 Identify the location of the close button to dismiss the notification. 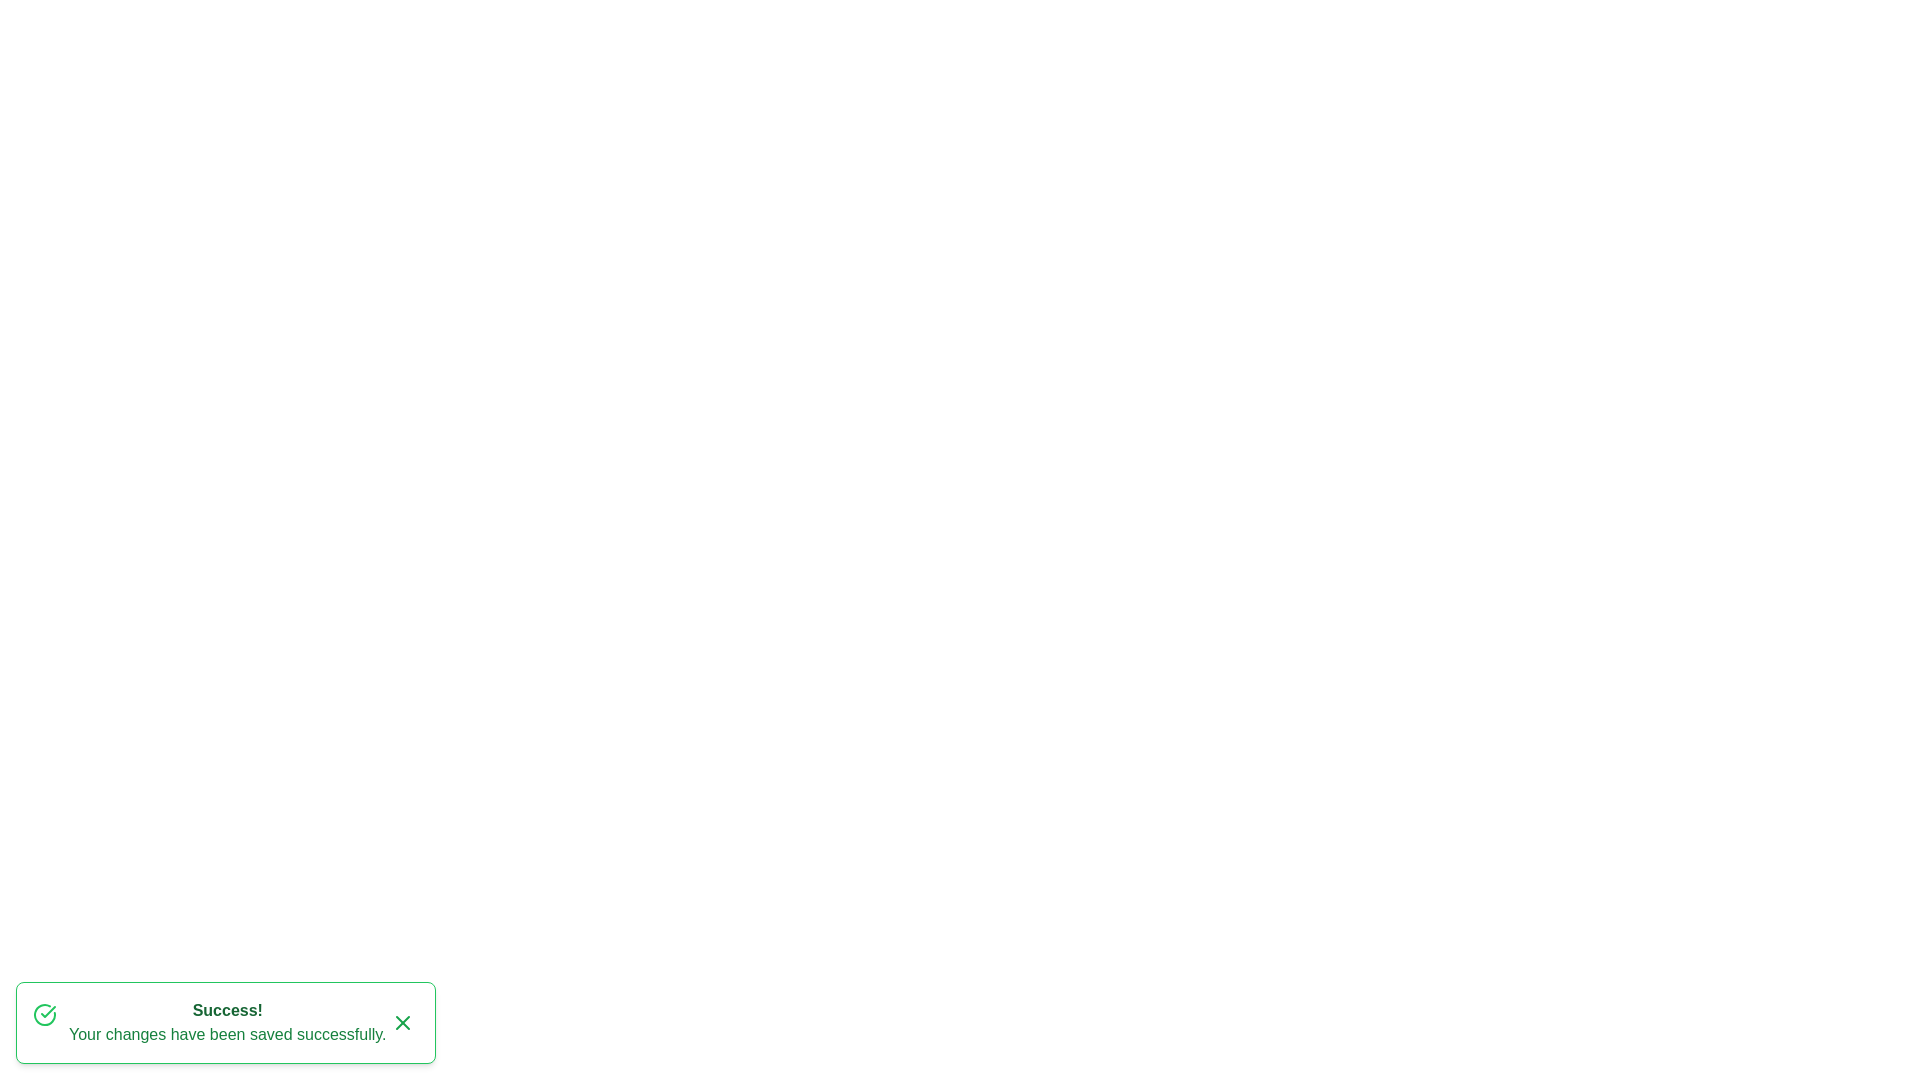
(401, 1022).